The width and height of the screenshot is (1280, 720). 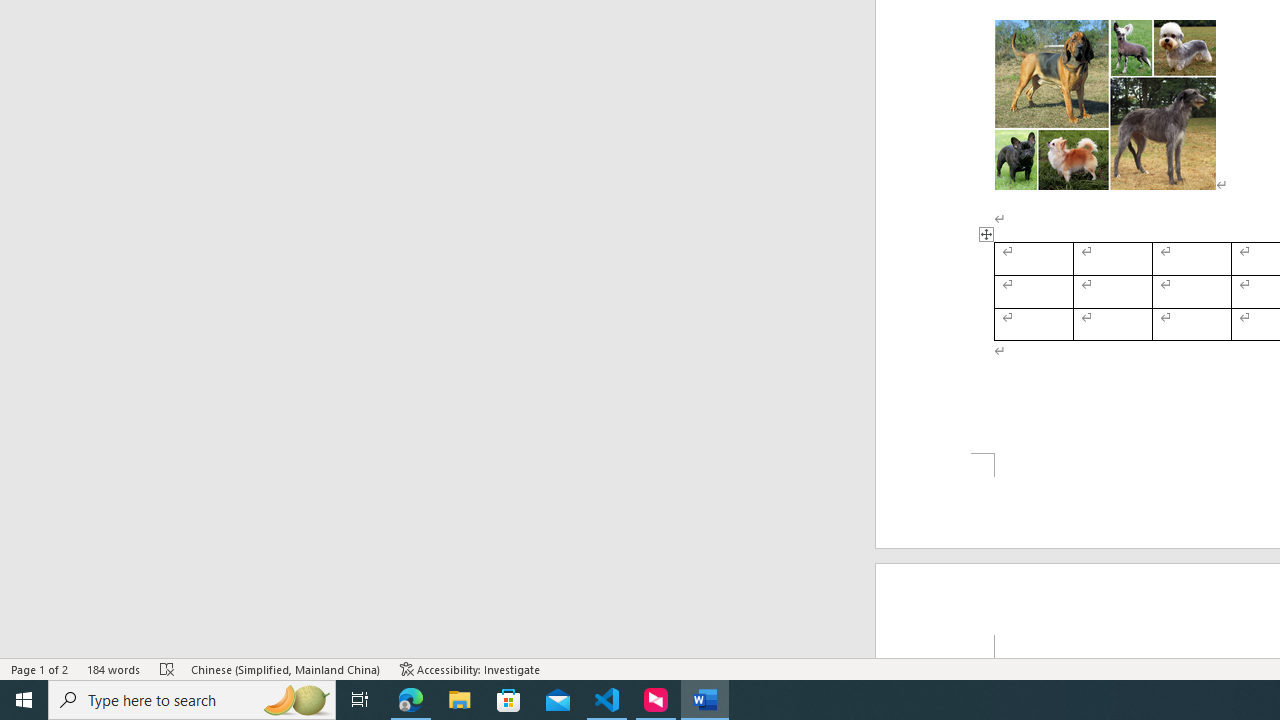 What do you see at coordinates (168, 669) in the screenshot?
I see `'Spelling and Grammar Check Errors'` at bounding box center [168, 669].